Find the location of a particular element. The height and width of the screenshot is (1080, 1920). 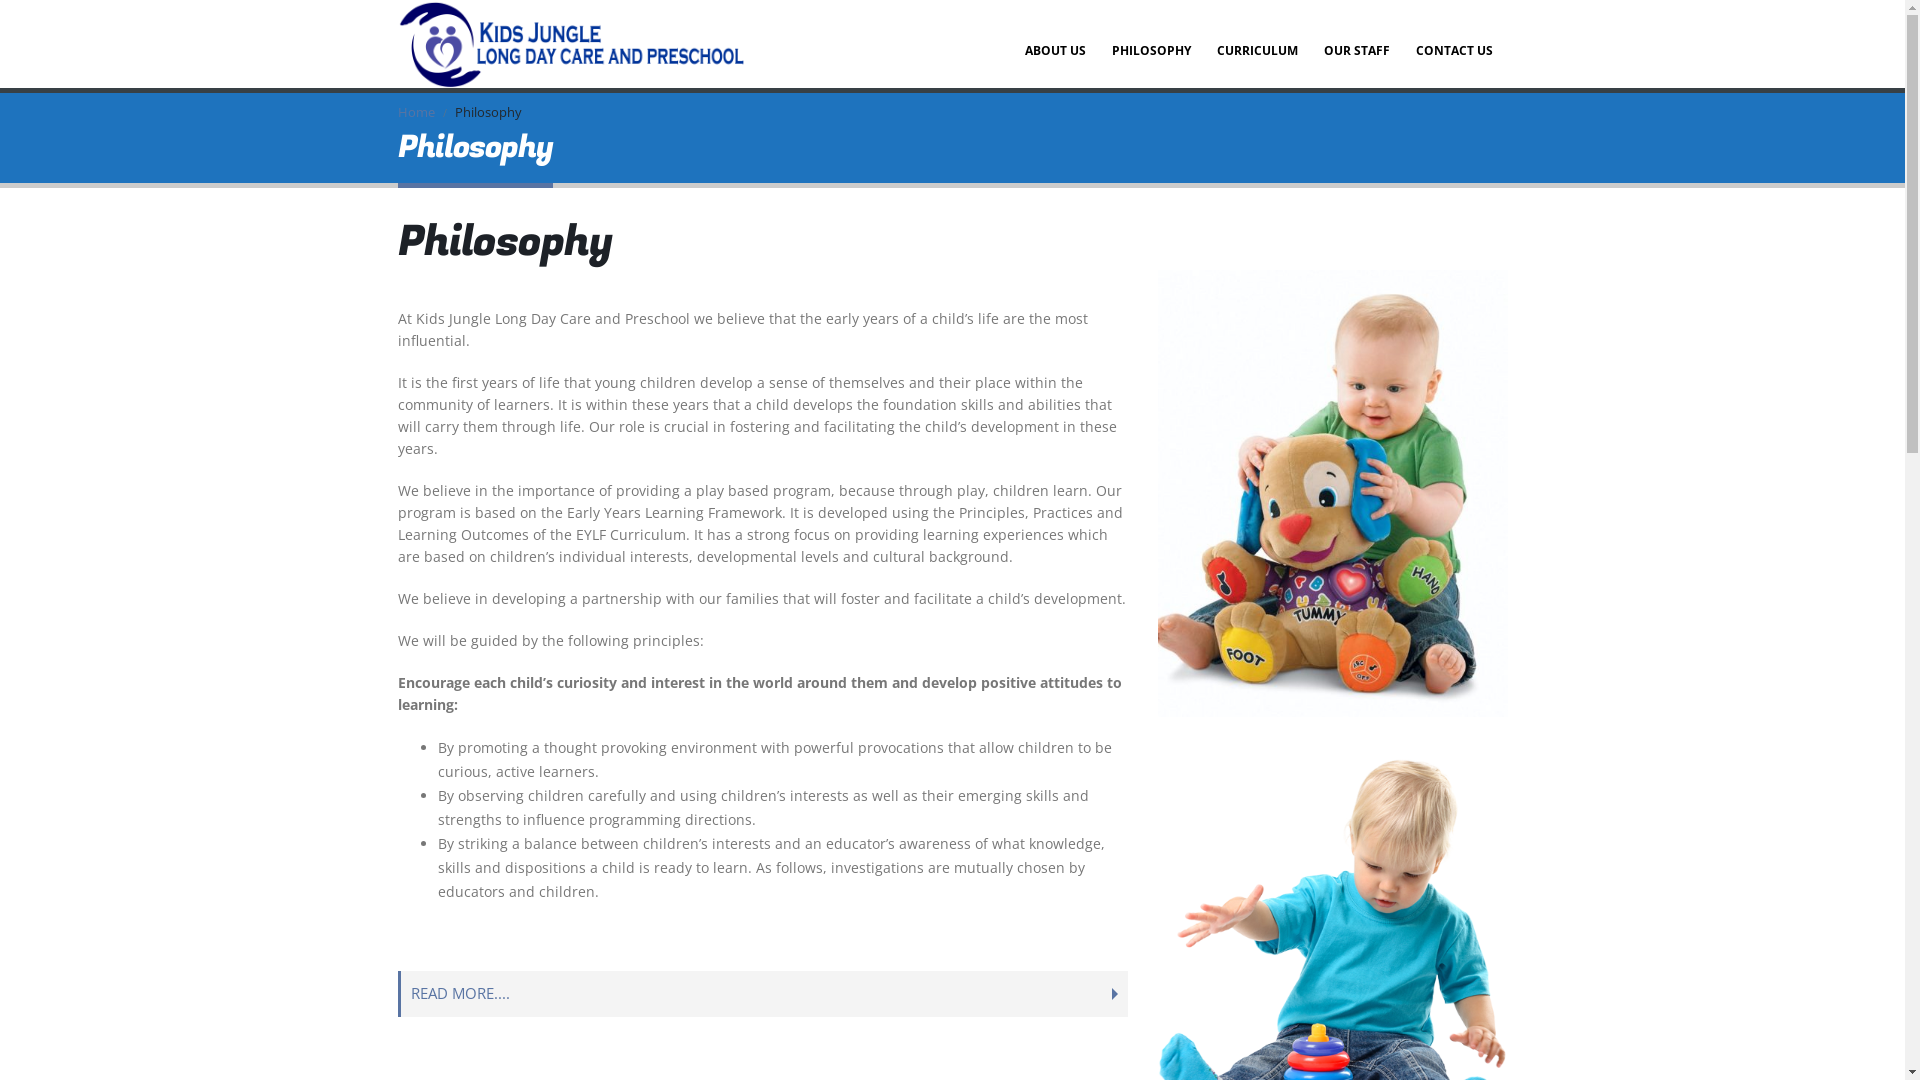

'PHILOSOPHY' is located at coordinates (1151, 43).